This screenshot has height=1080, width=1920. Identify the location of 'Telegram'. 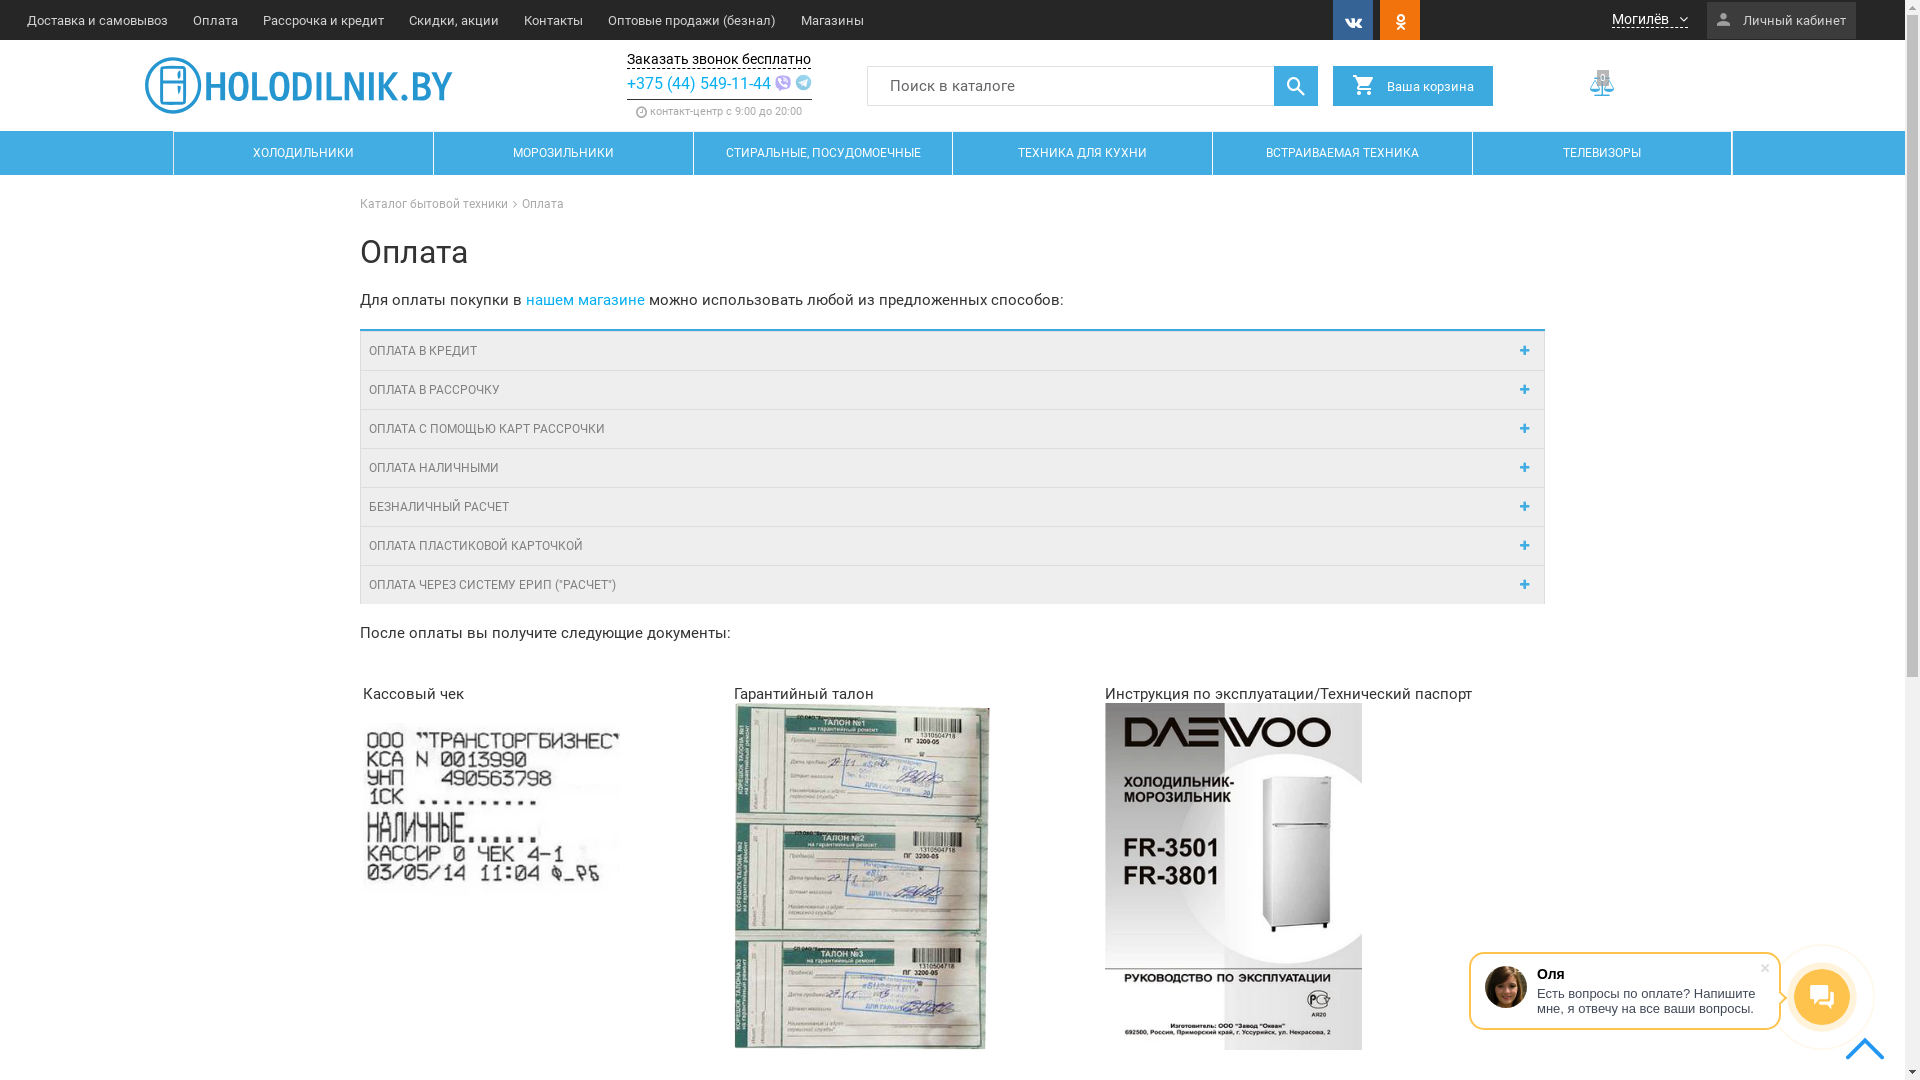
(803, 82).